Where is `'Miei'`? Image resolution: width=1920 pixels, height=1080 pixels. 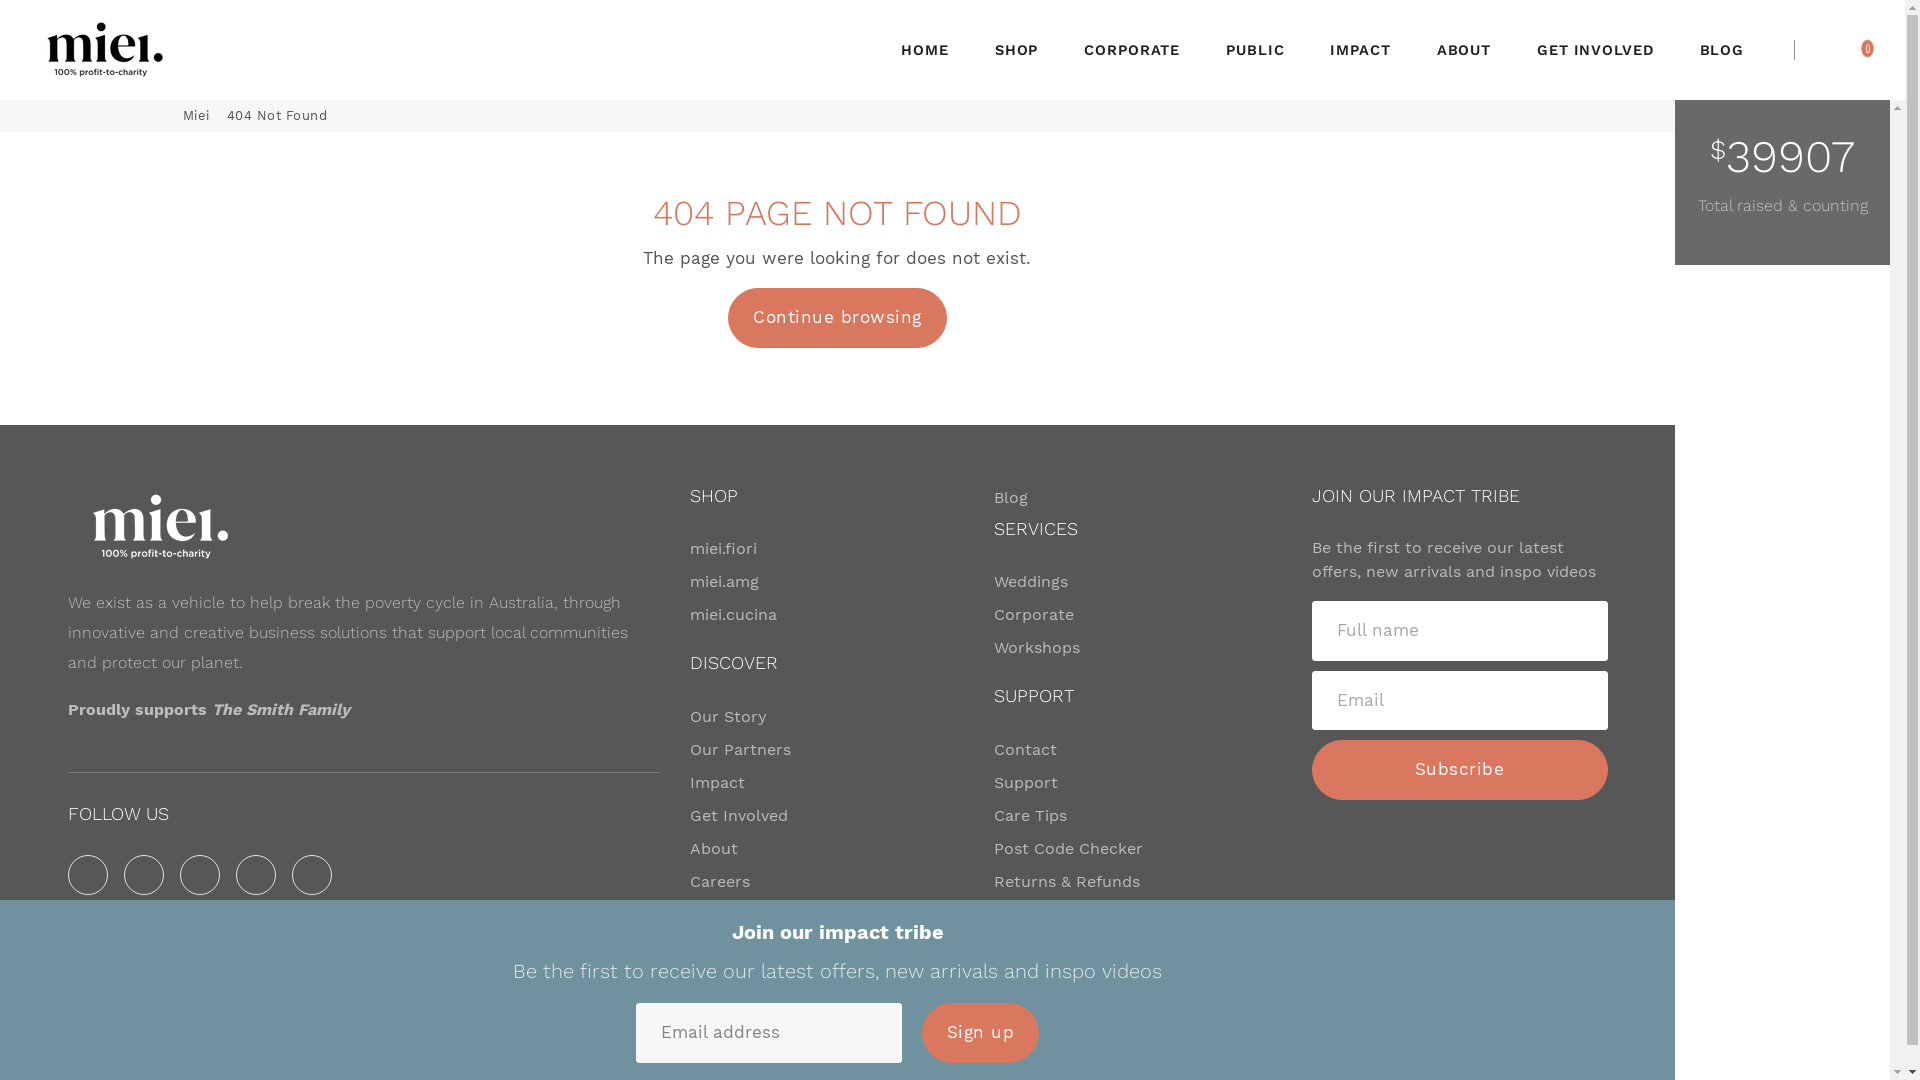 'Miei' is located at coordinates (195, 115).